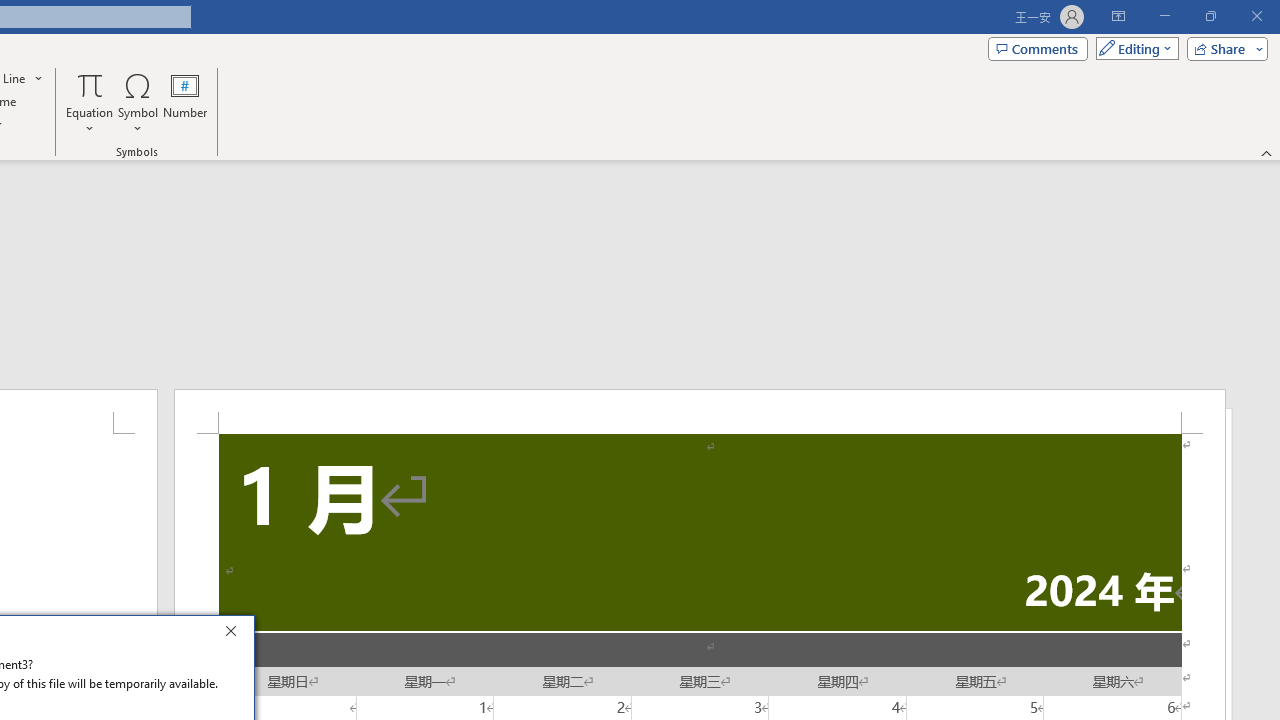 The width and height of the screenshot is (1280, 720). What do you see at coordinates (137, 103) in the screenshot?
I see `'Symbol'` at bounding box center [137, 103].